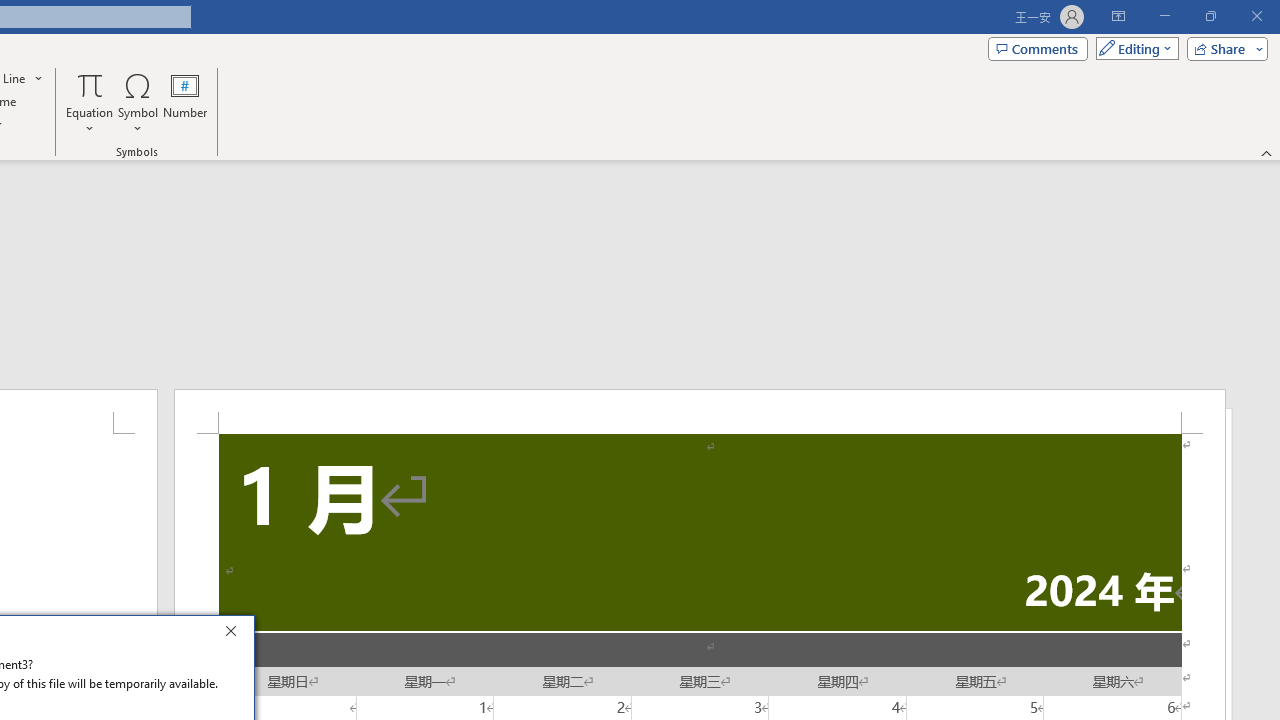 The width and height of the screenshot is (1280, 720). What do you see at coordinates (137, 103) in the screenshot?
I see `'Symbol'` at bounding box center [137, 103].